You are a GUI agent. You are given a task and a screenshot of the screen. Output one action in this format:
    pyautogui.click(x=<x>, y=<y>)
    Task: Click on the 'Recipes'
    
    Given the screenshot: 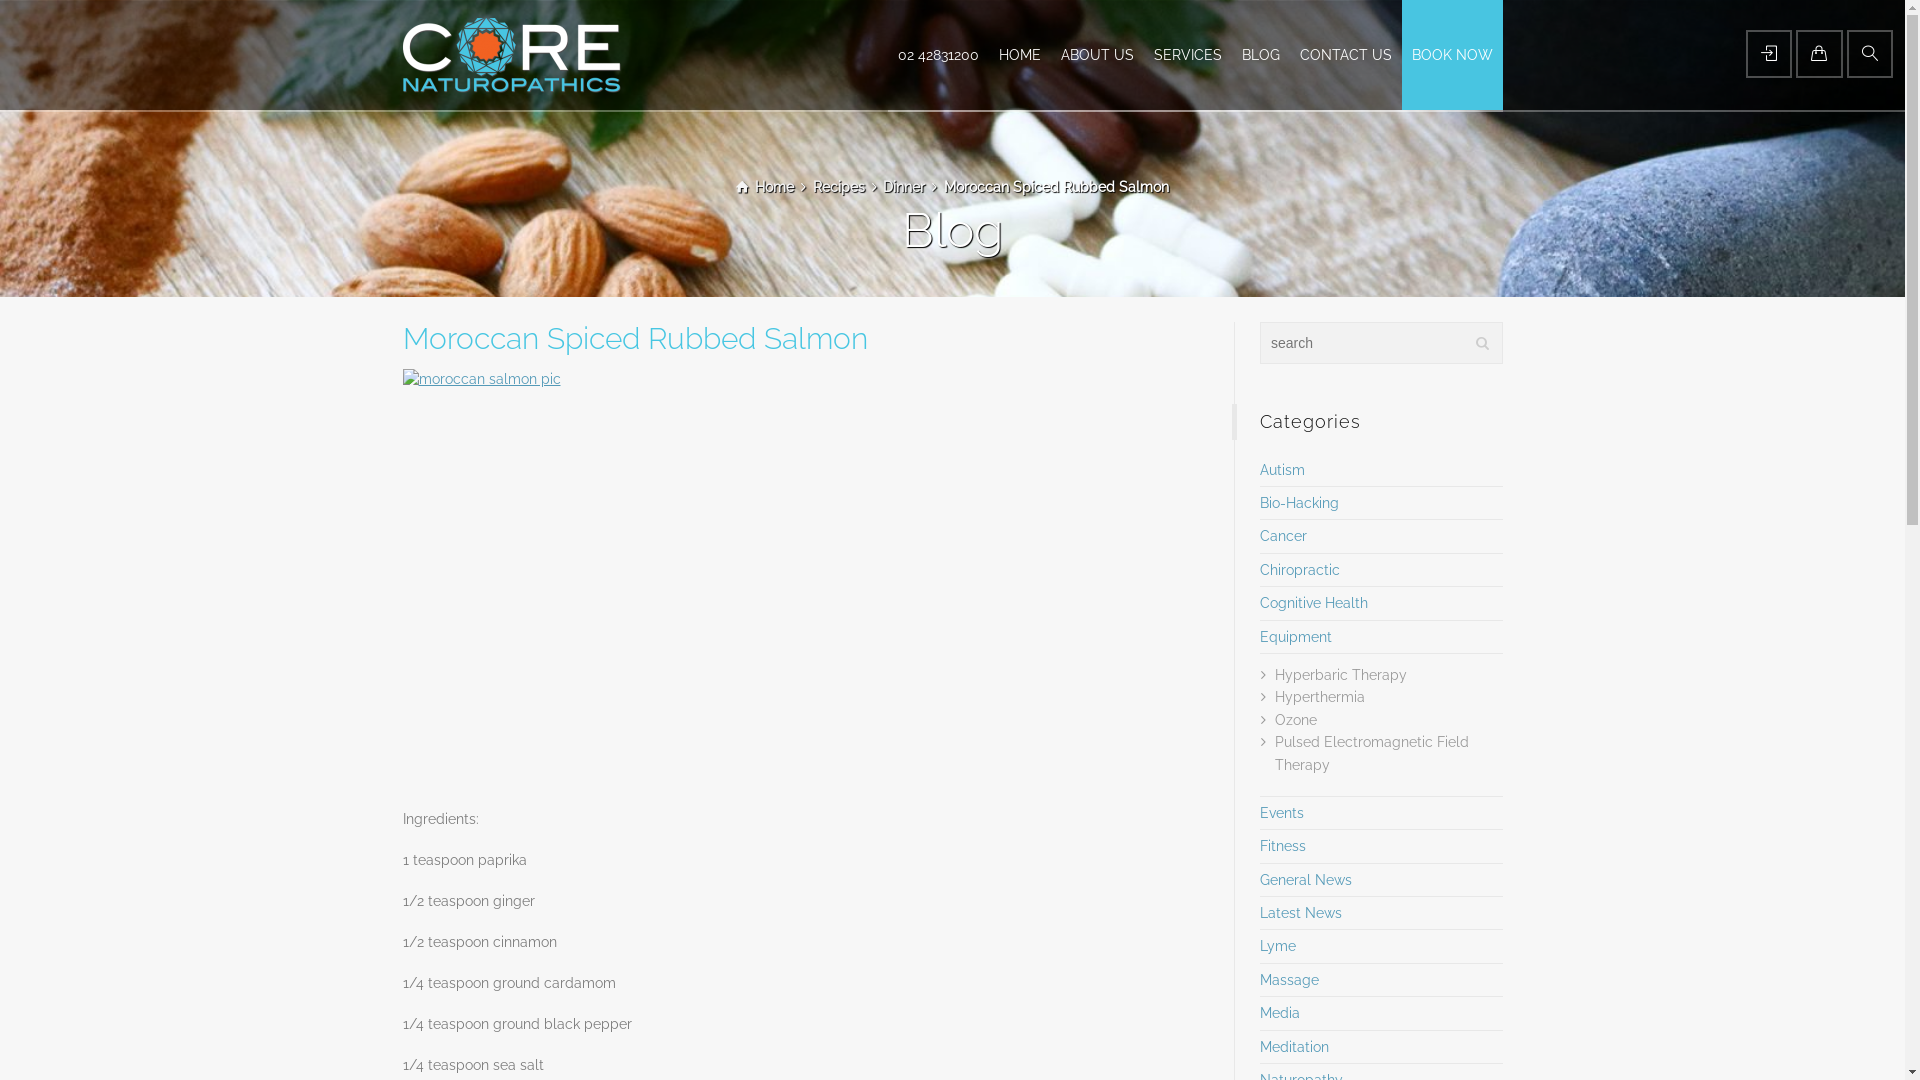 What is the action you would take?
    pyautogui.click(x=839, y=186)
    